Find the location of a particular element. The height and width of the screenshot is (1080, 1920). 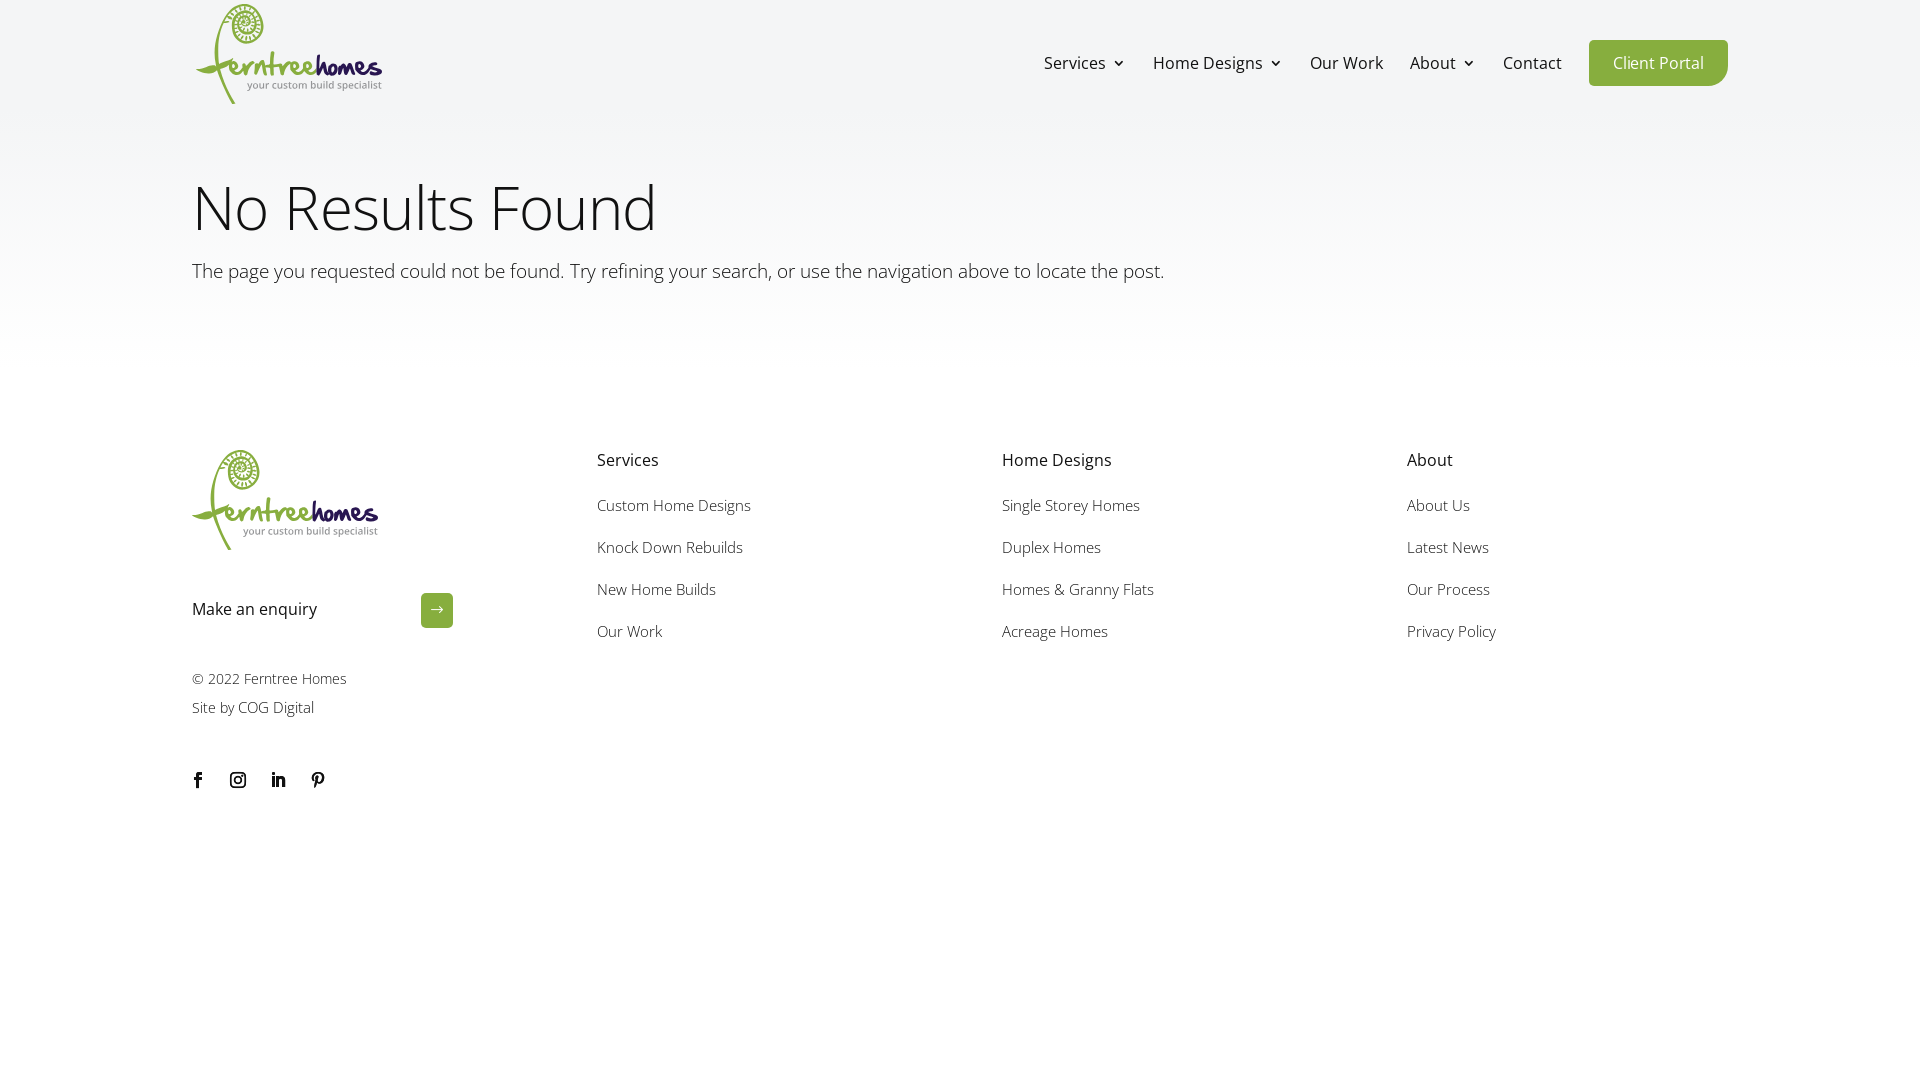

'Duplex Homes' is located at coordinates (1050, 547).